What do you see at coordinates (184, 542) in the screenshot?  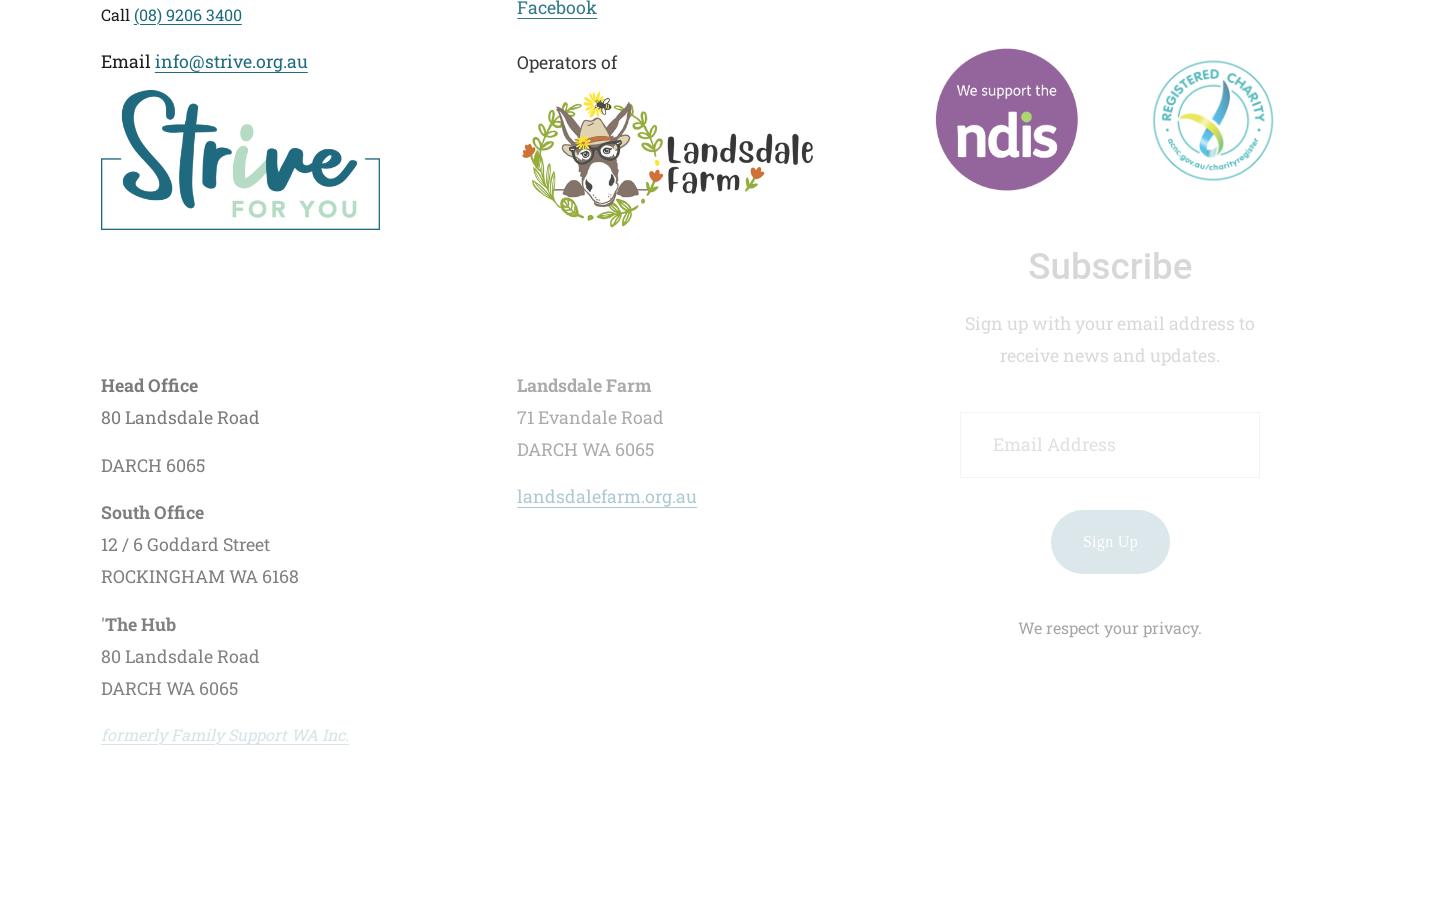 I see `'12 / 6 Goddard Street'` at bounding box center [184, 542].